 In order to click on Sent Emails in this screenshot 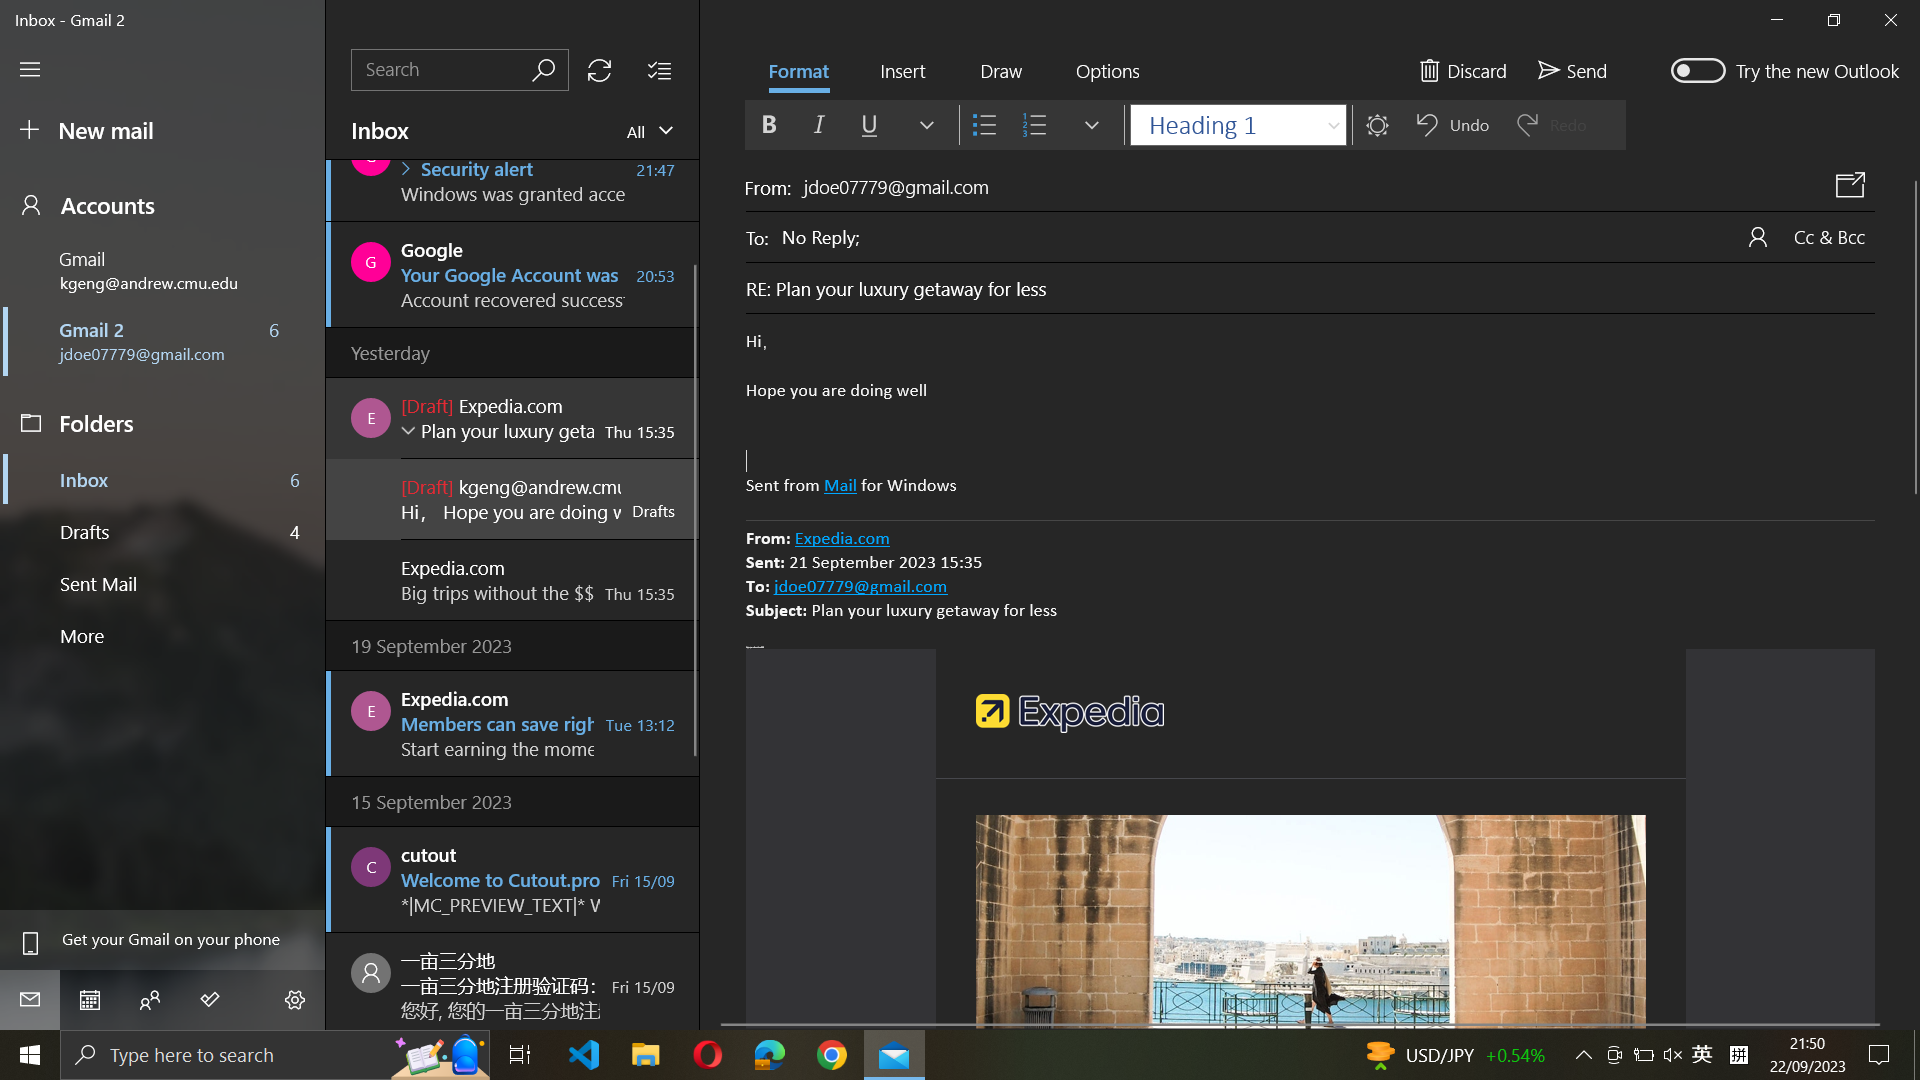, I will do `click(164, 585)`.